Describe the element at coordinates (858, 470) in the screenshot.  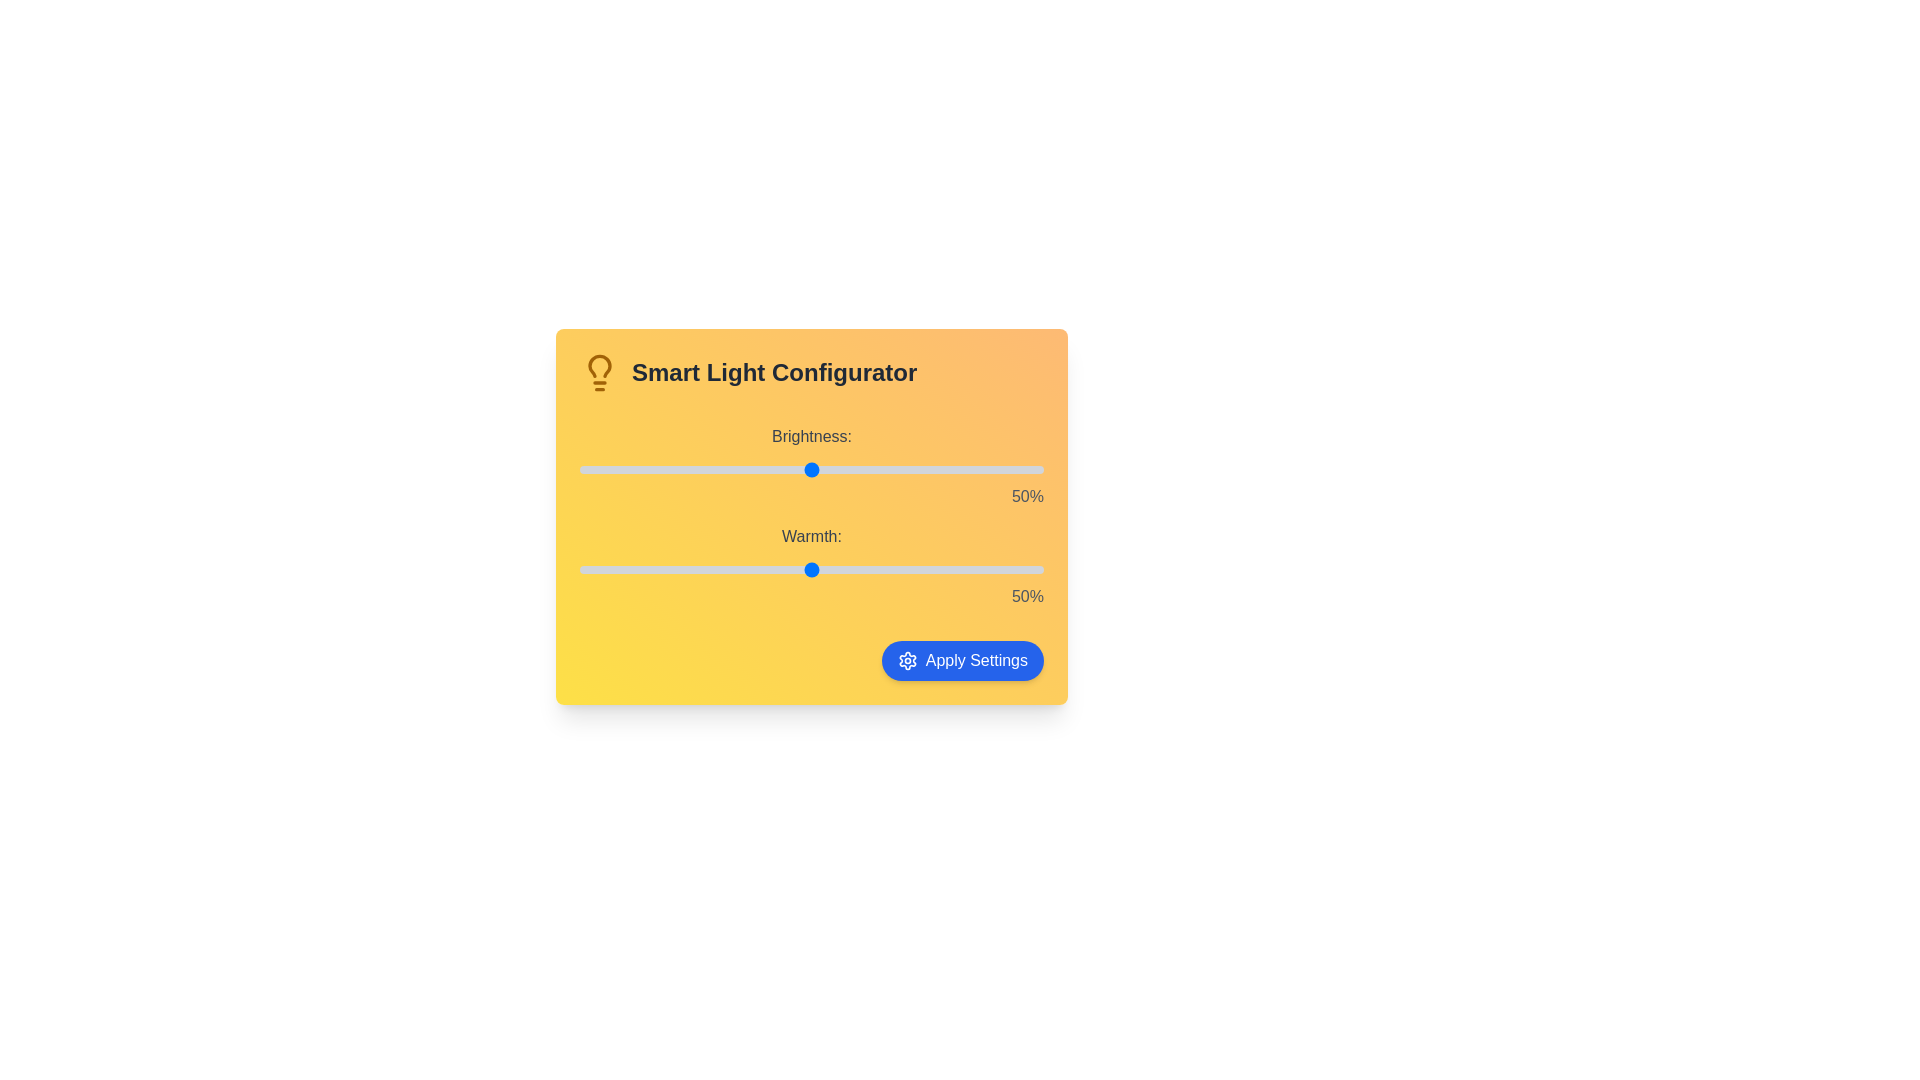
I see `the brightness level` at that location.